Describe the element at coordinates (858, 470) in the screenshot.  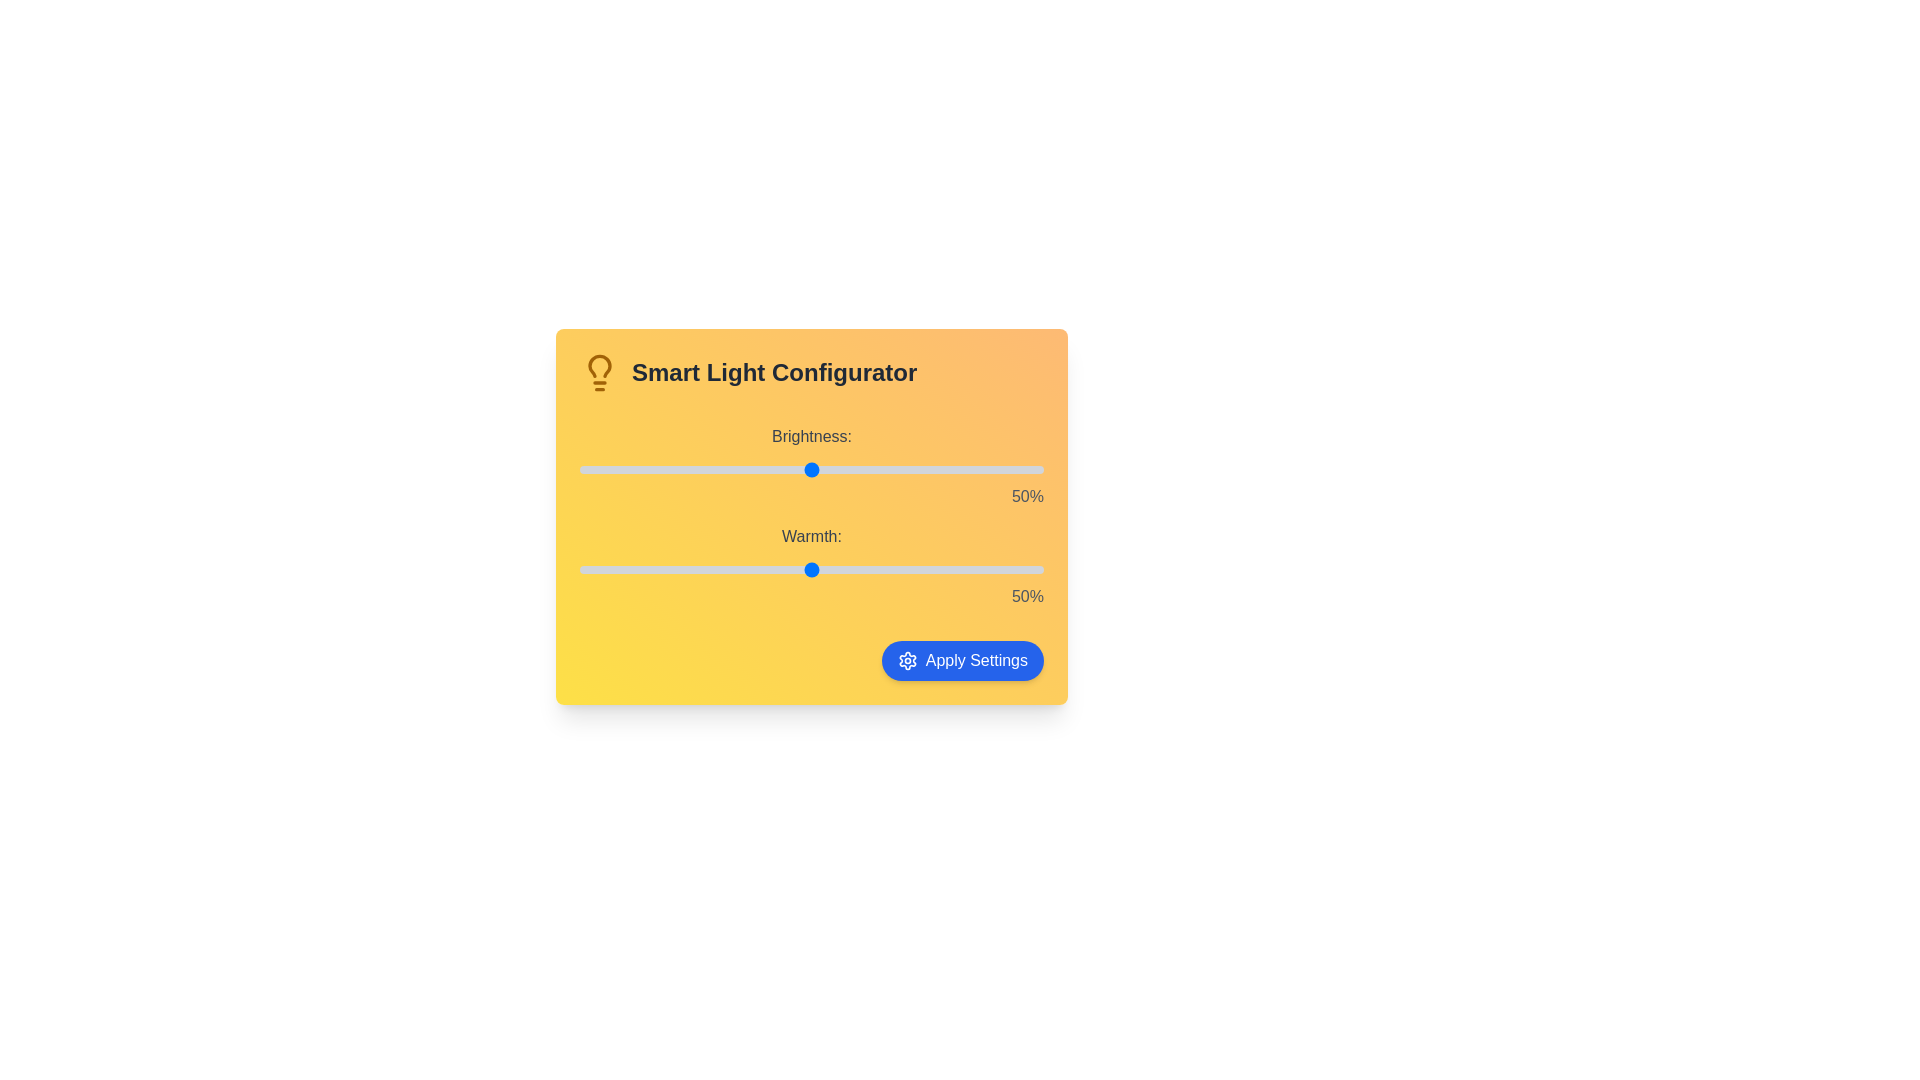
I see `the brightness level` at that location.